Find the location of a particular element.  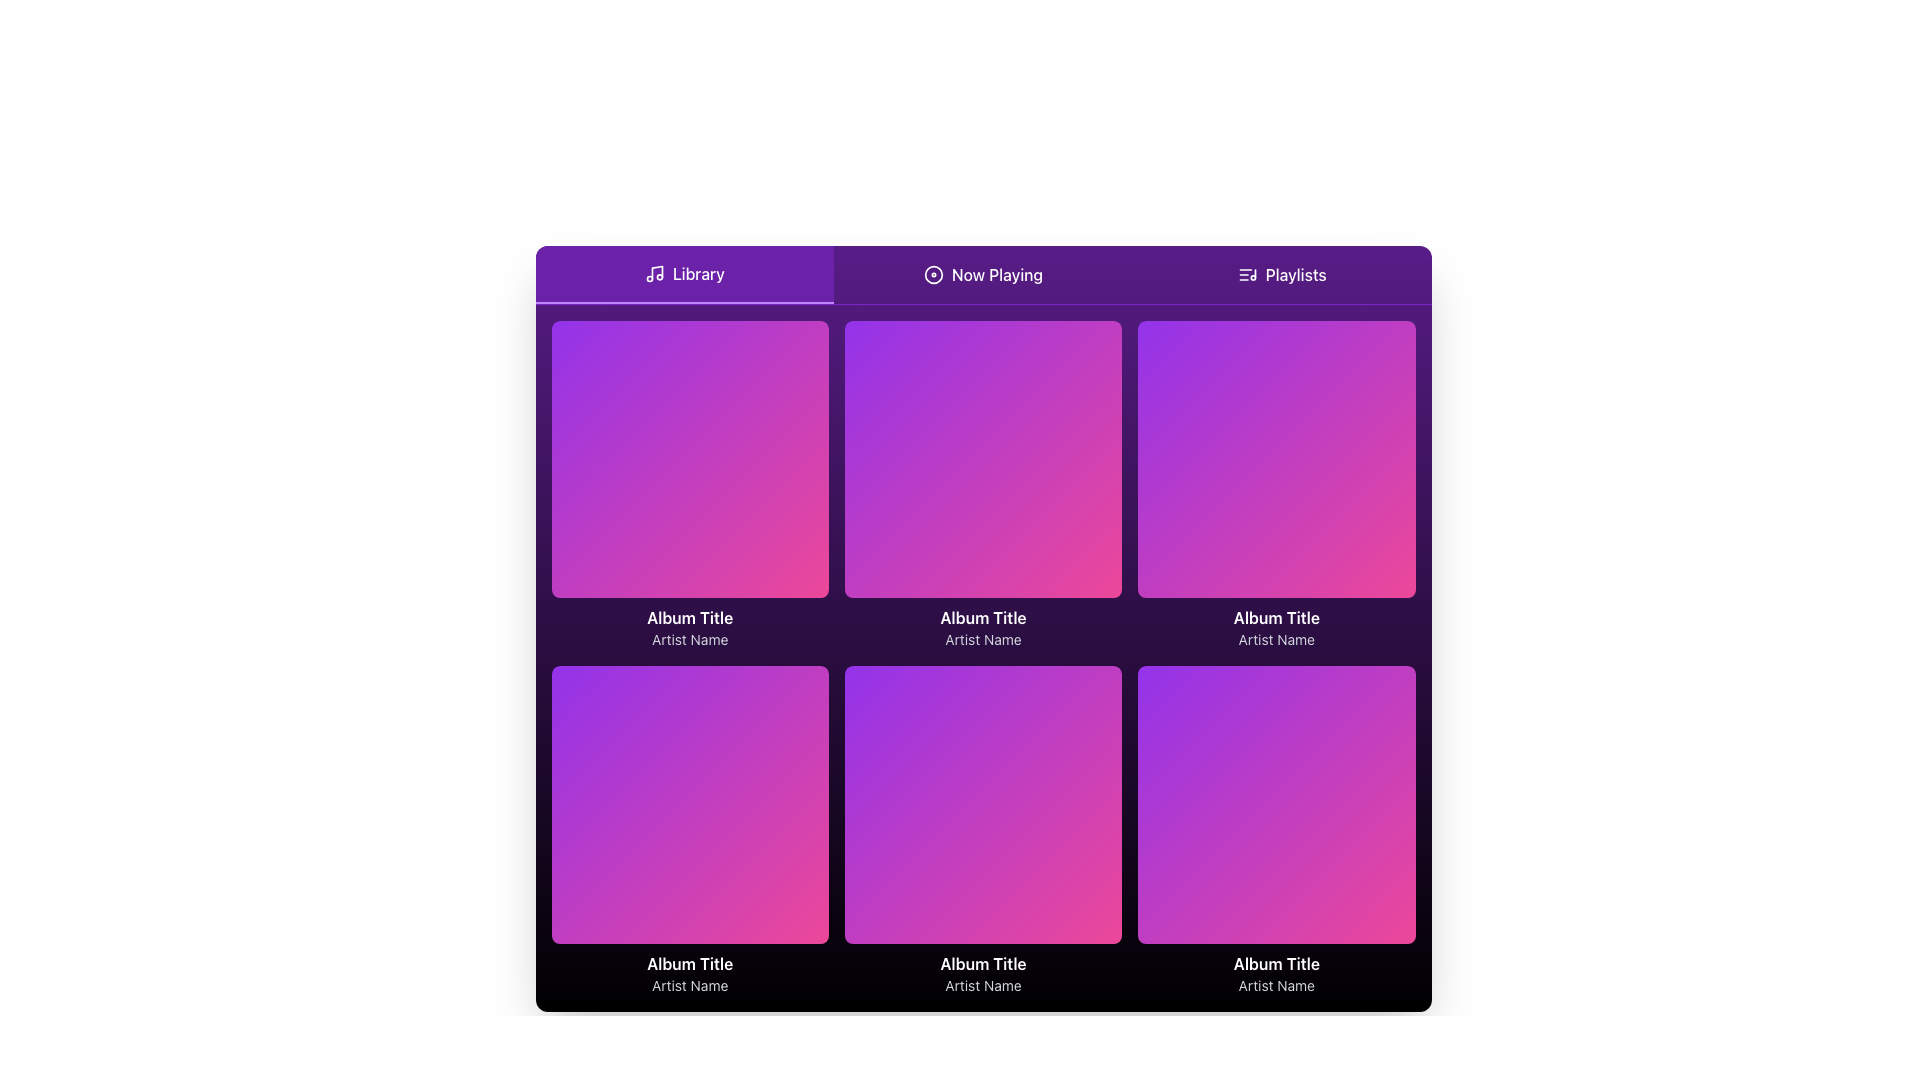

the larger circular shape of the icon located in the header of the application, centrally positioned above the 'Now Playing' label, between 'Library' and 'Playlists' is located at coordinates (932, 274).